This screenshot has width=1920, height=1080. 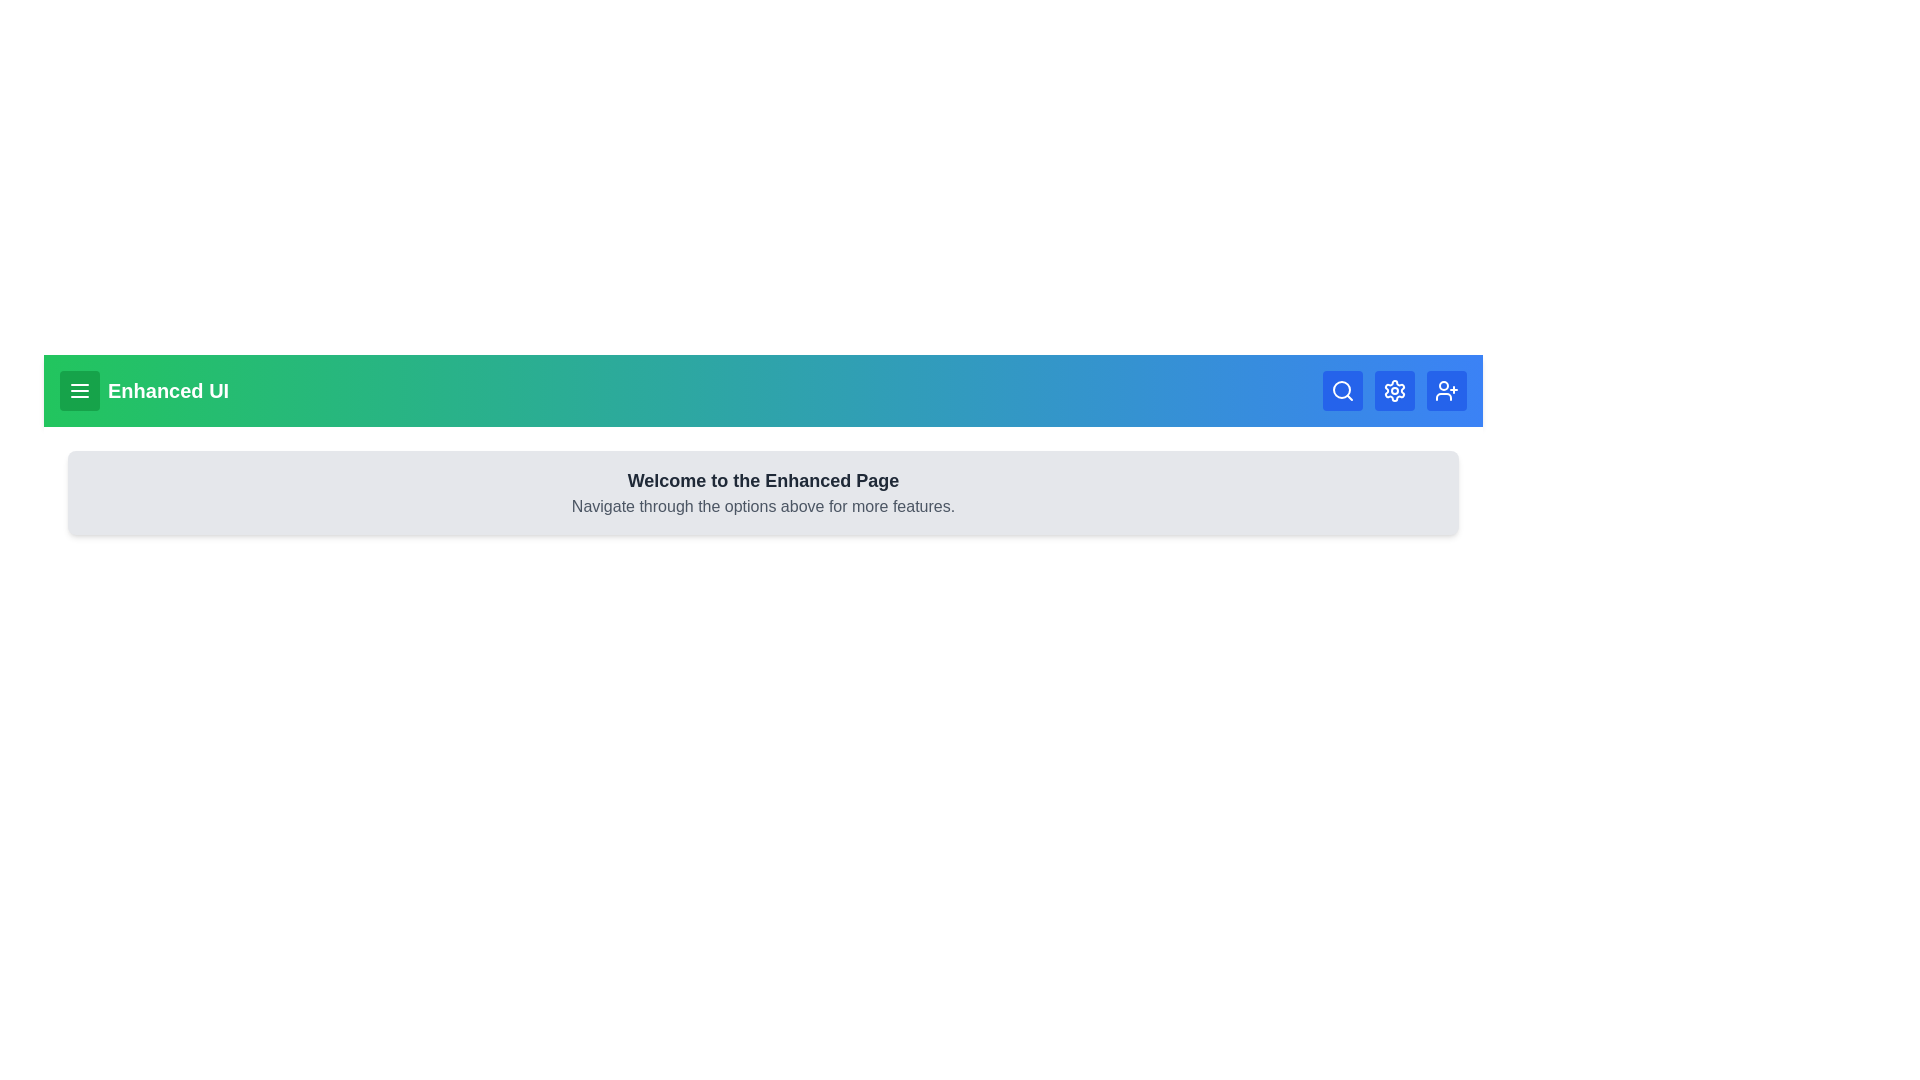 I want to click on the menu button located at the top-left corner of the app bar, so click(x=80, y=390).